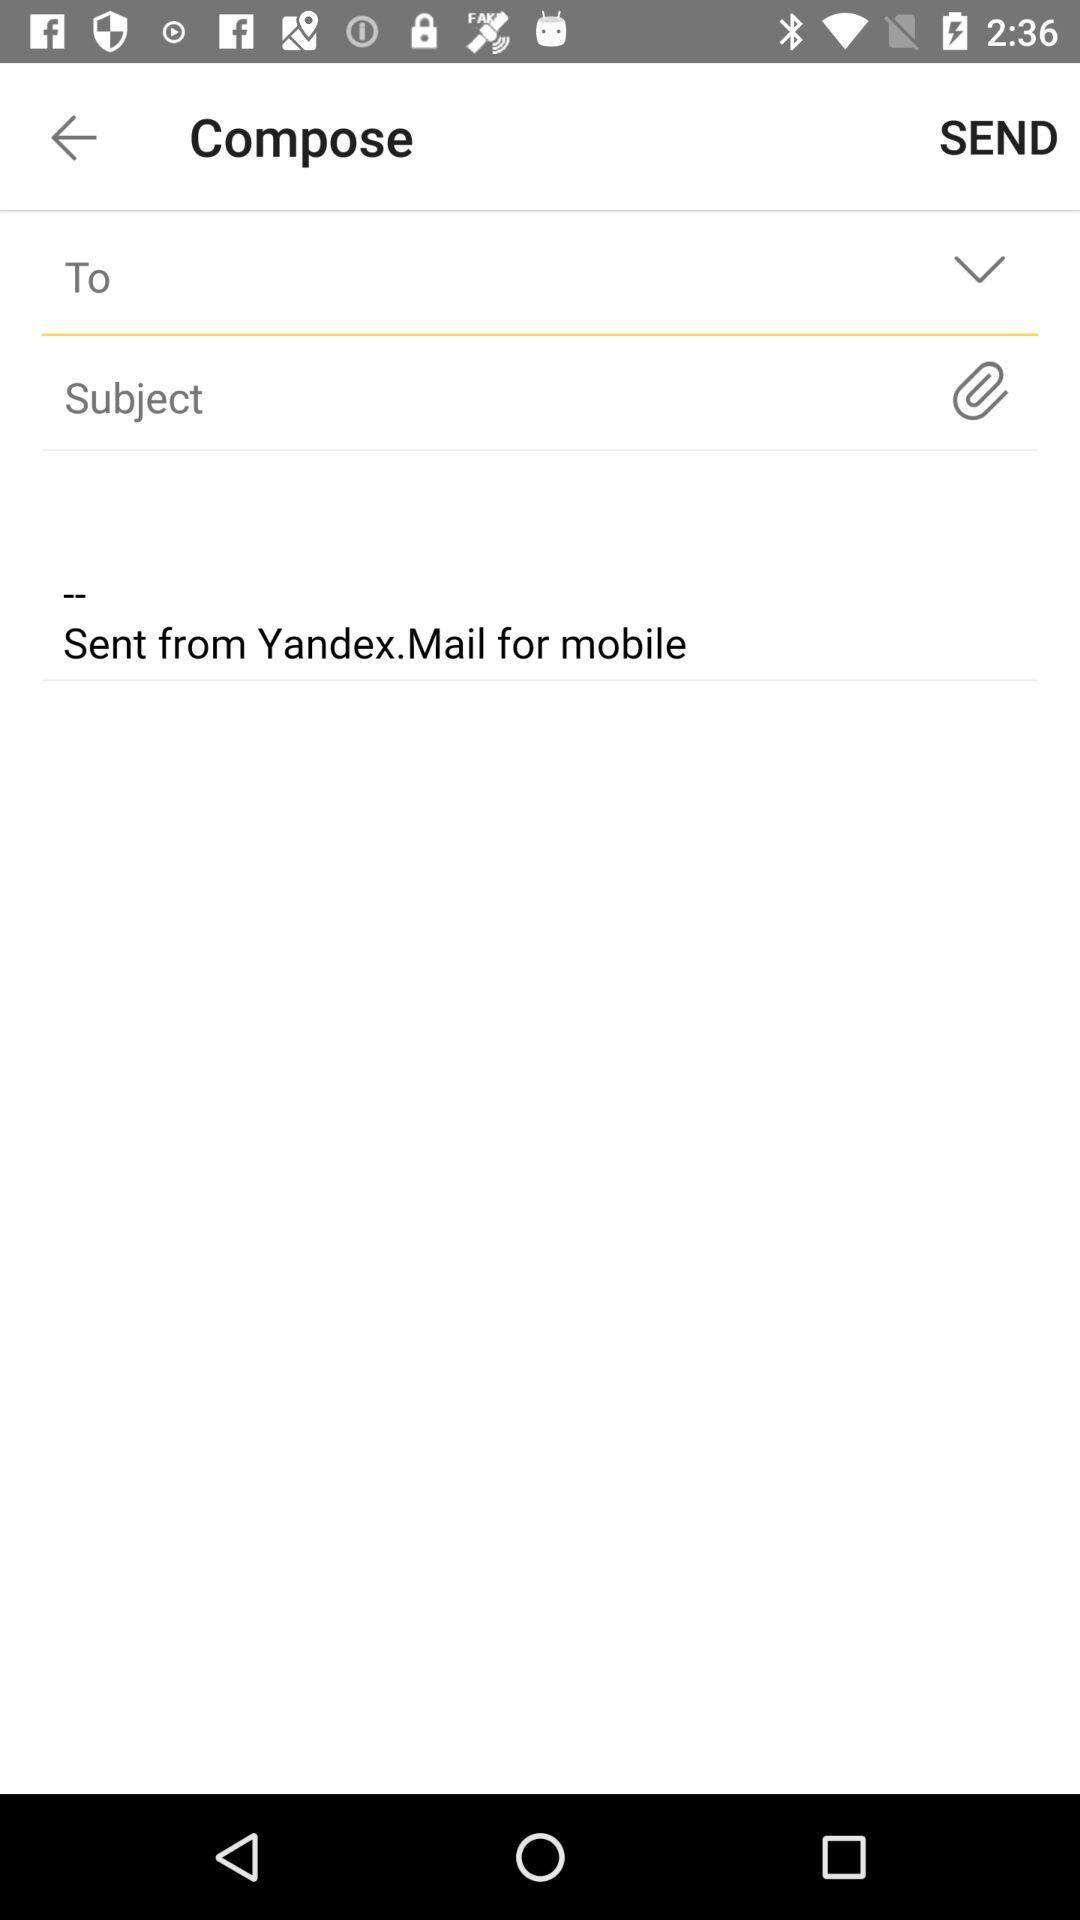  I want to click on type the title, so click(503, 396).